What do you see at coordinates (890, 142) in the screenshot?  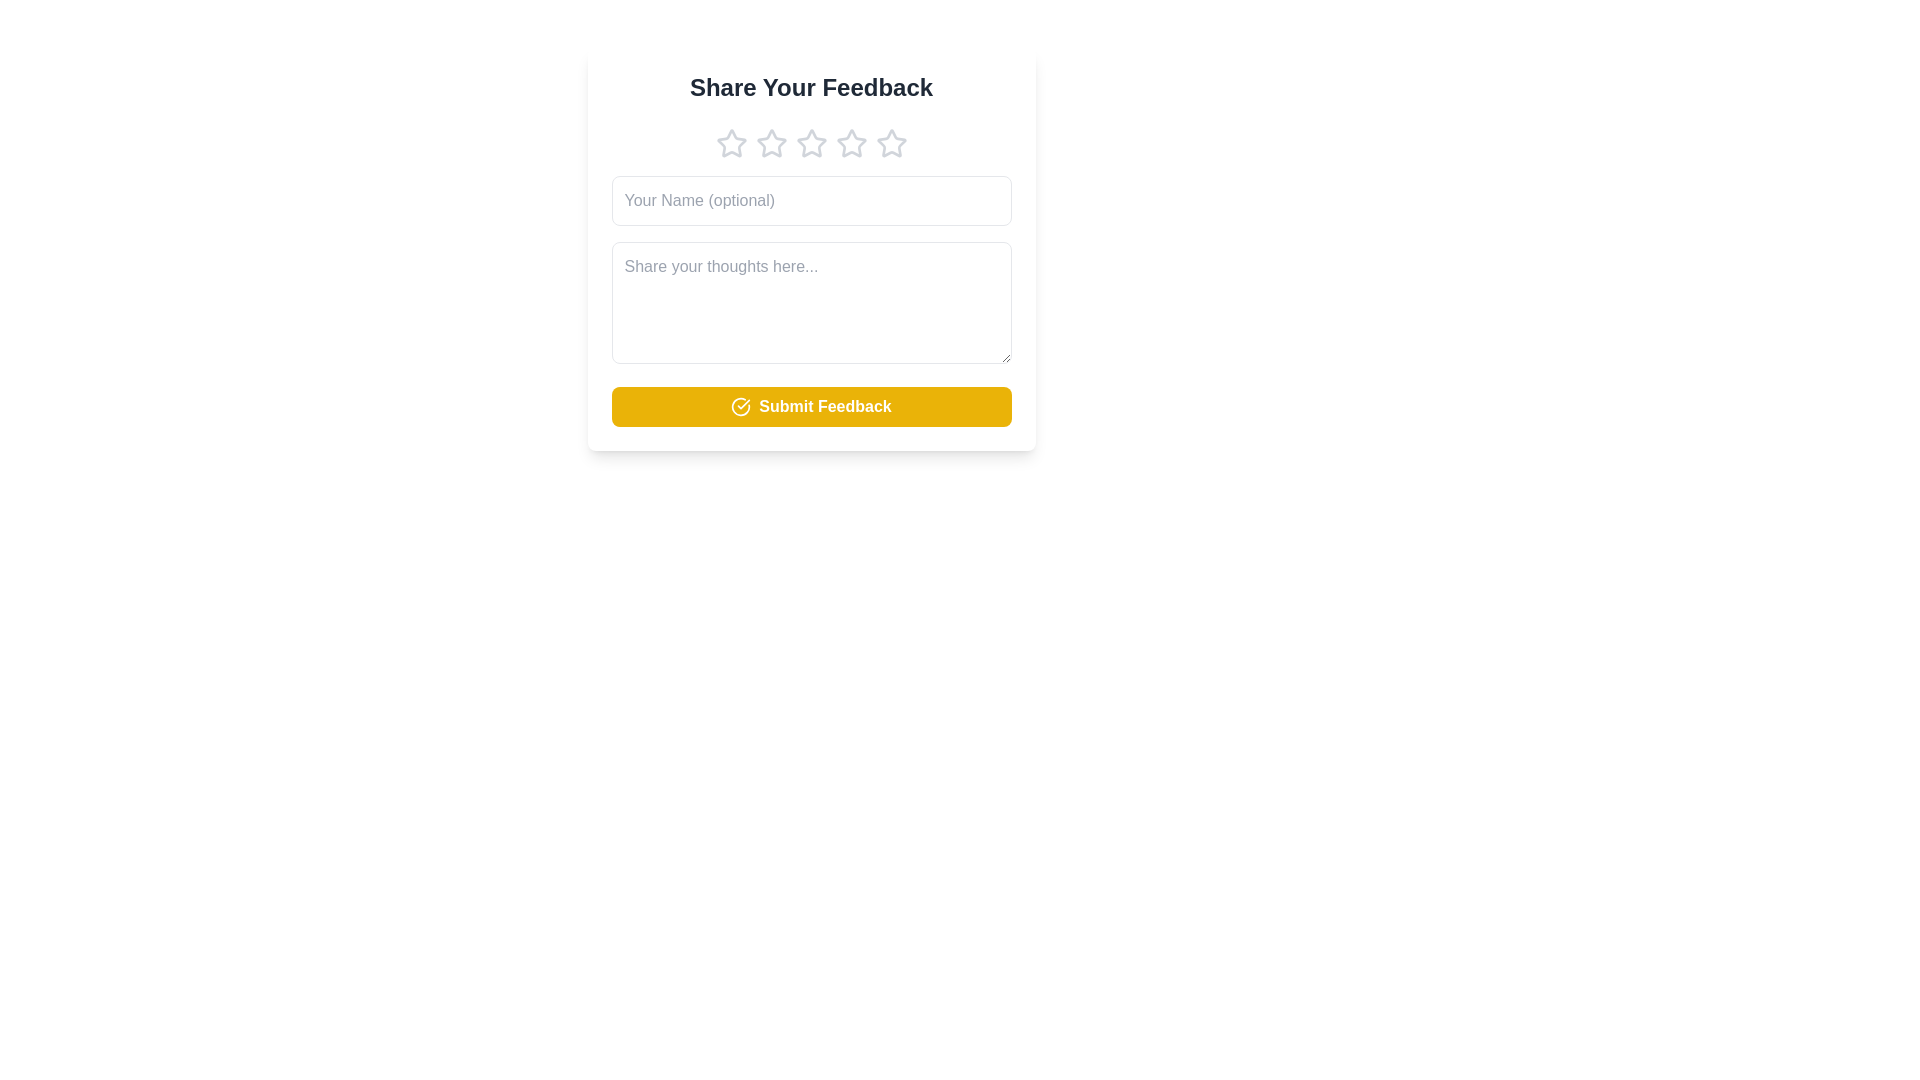 I see `the fifth selectable rating star icon` at bounding box center [890, 142].